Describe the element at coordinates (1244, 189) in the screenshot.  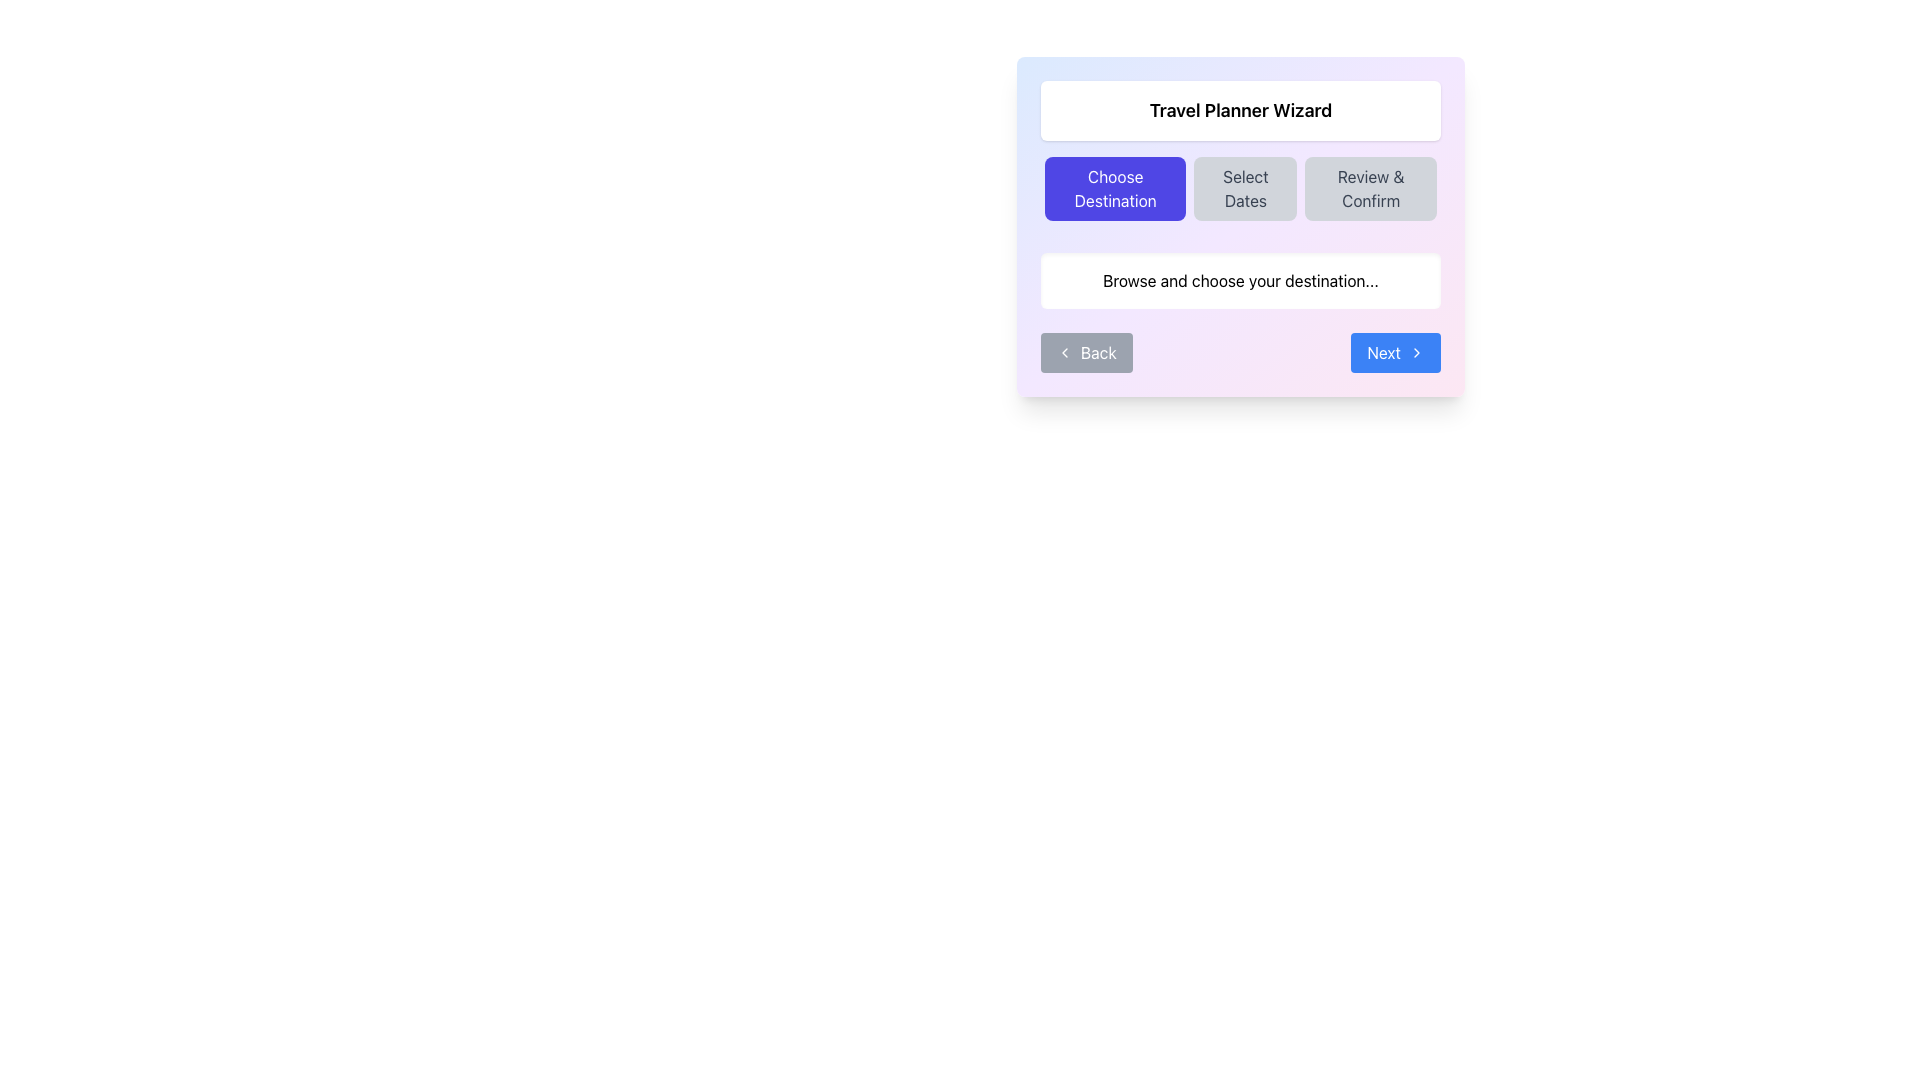
I see `the 'Select Dates' button, which is the second button from the left in a horizontal arrangement` at that location.